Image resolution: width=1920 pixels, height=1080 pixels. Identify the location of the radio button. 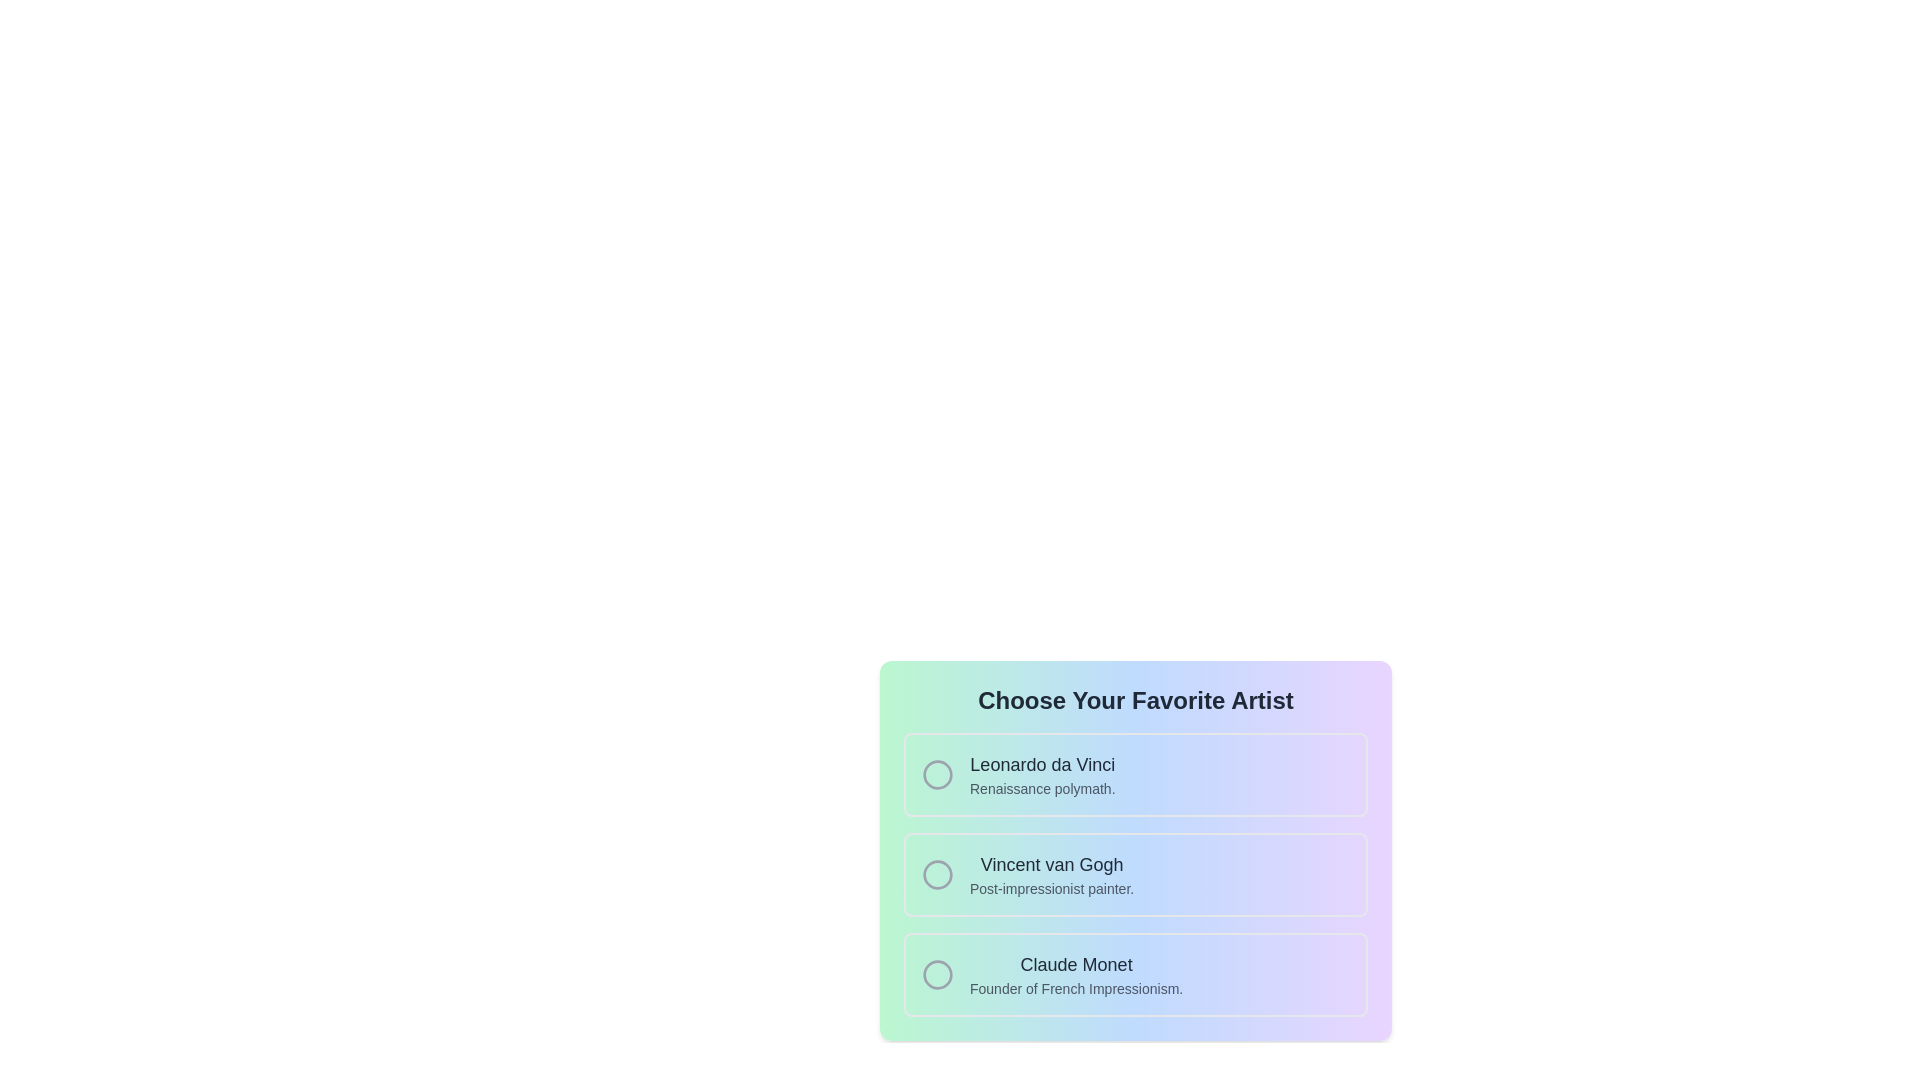
(1136, 851).